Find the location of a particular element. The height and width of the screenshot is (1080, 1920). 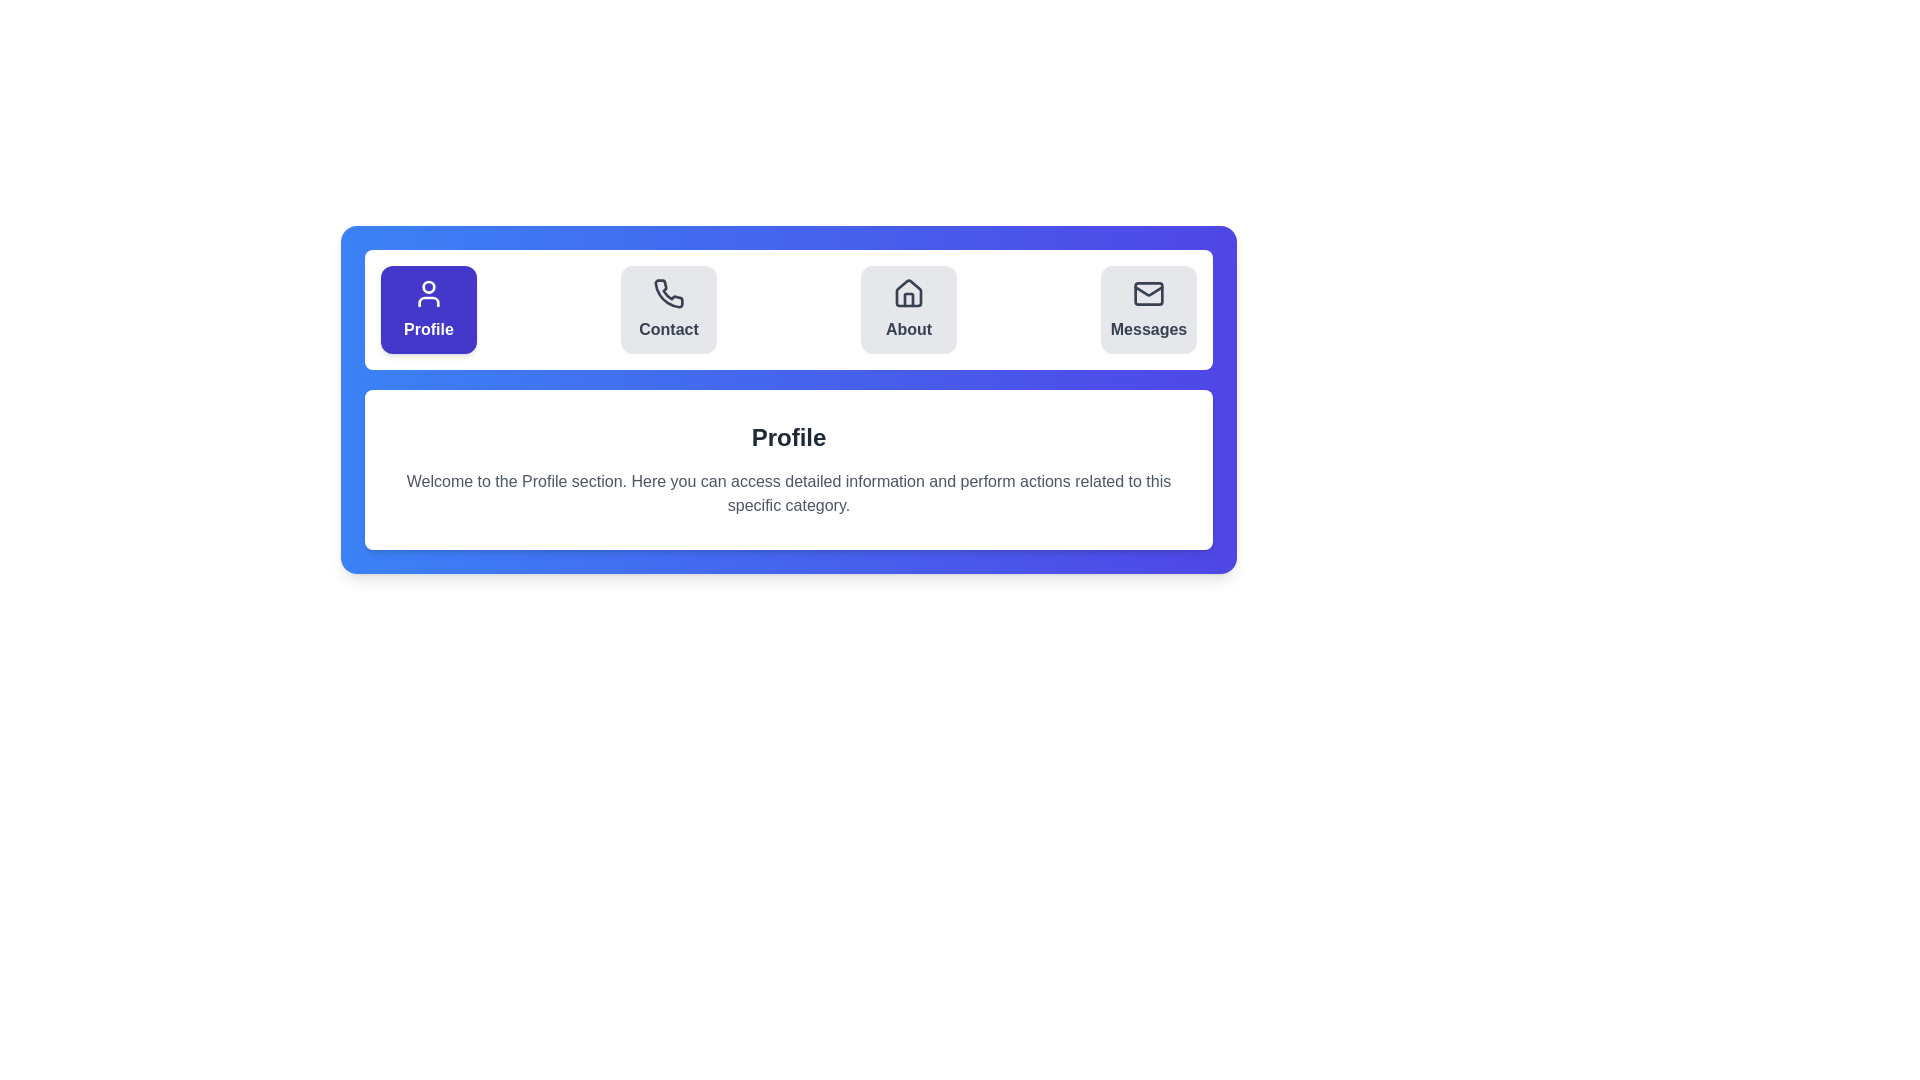

the tab labeled 'Contact' to observe its hover effect is located at coordinates (668, 309).